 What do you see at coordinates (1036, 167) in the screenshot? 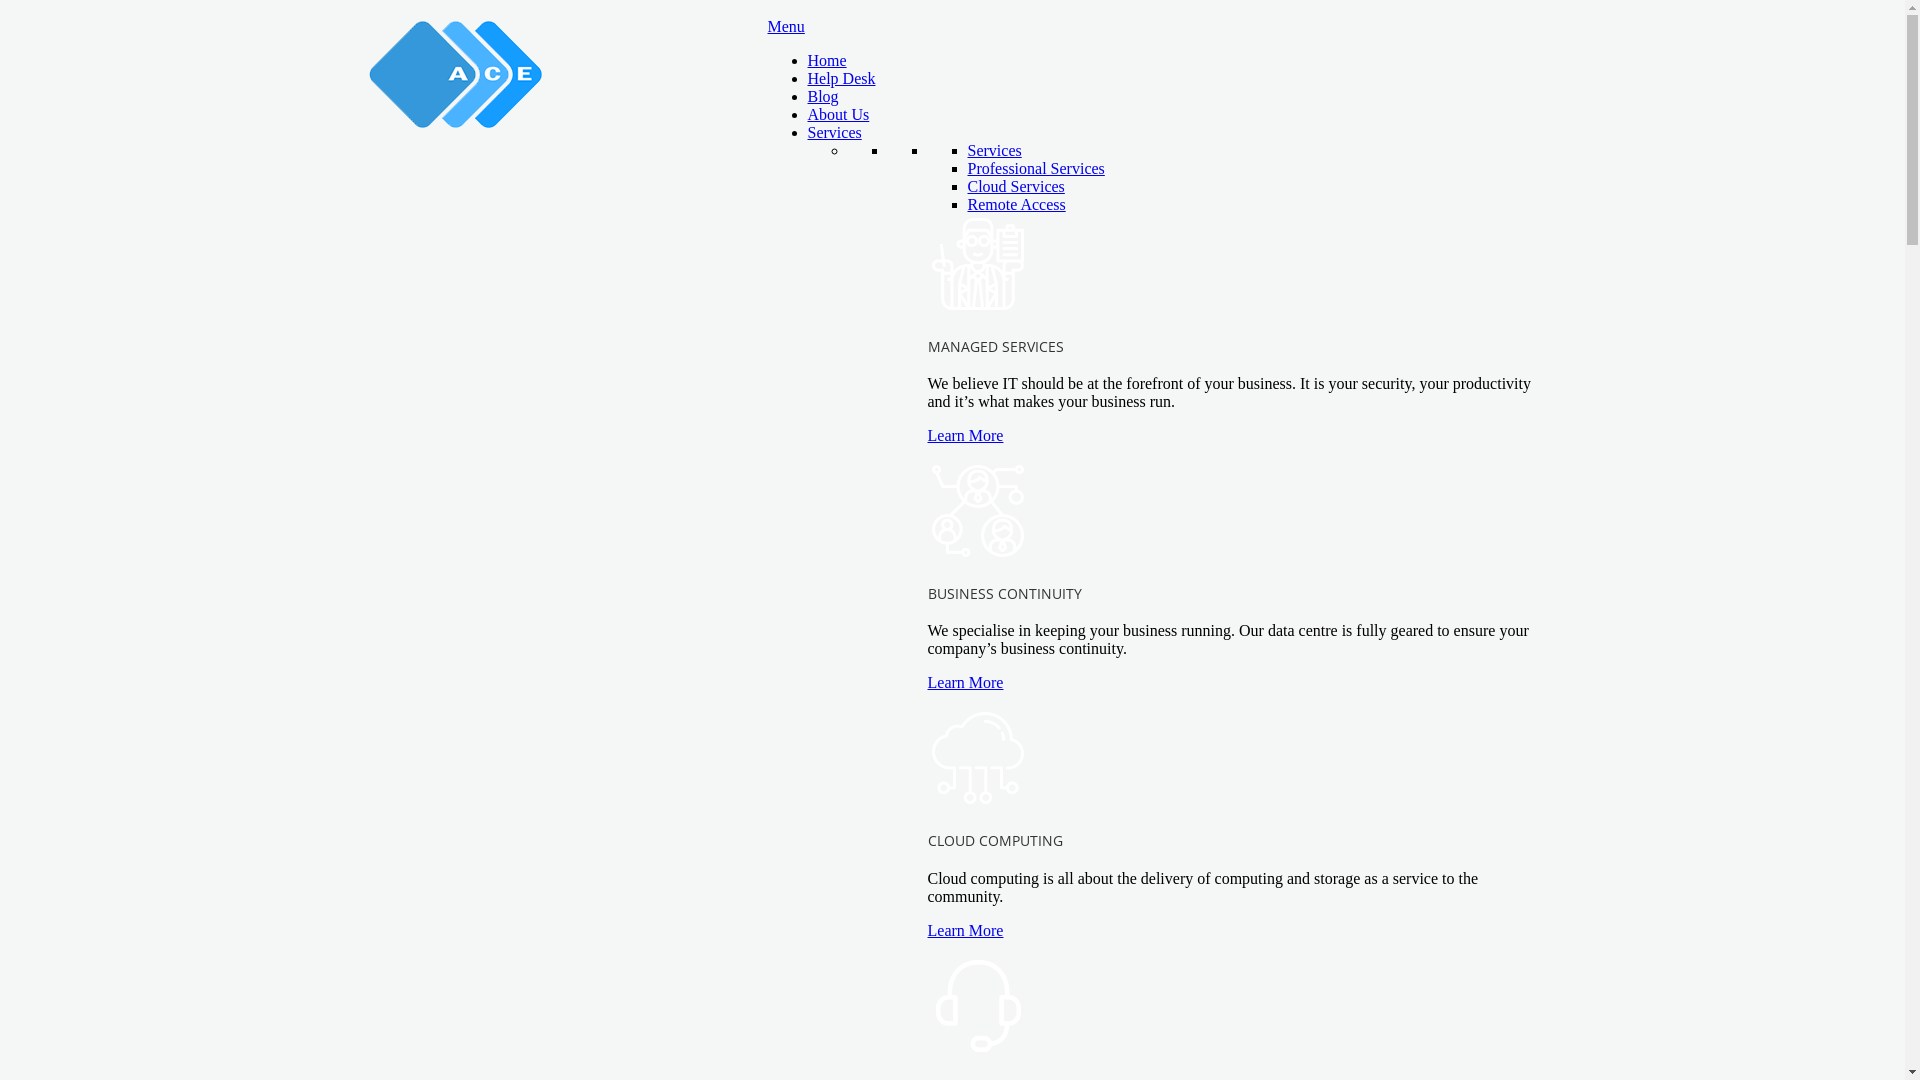
I see `'Professional Services'` at bounding box center [1036, 167].